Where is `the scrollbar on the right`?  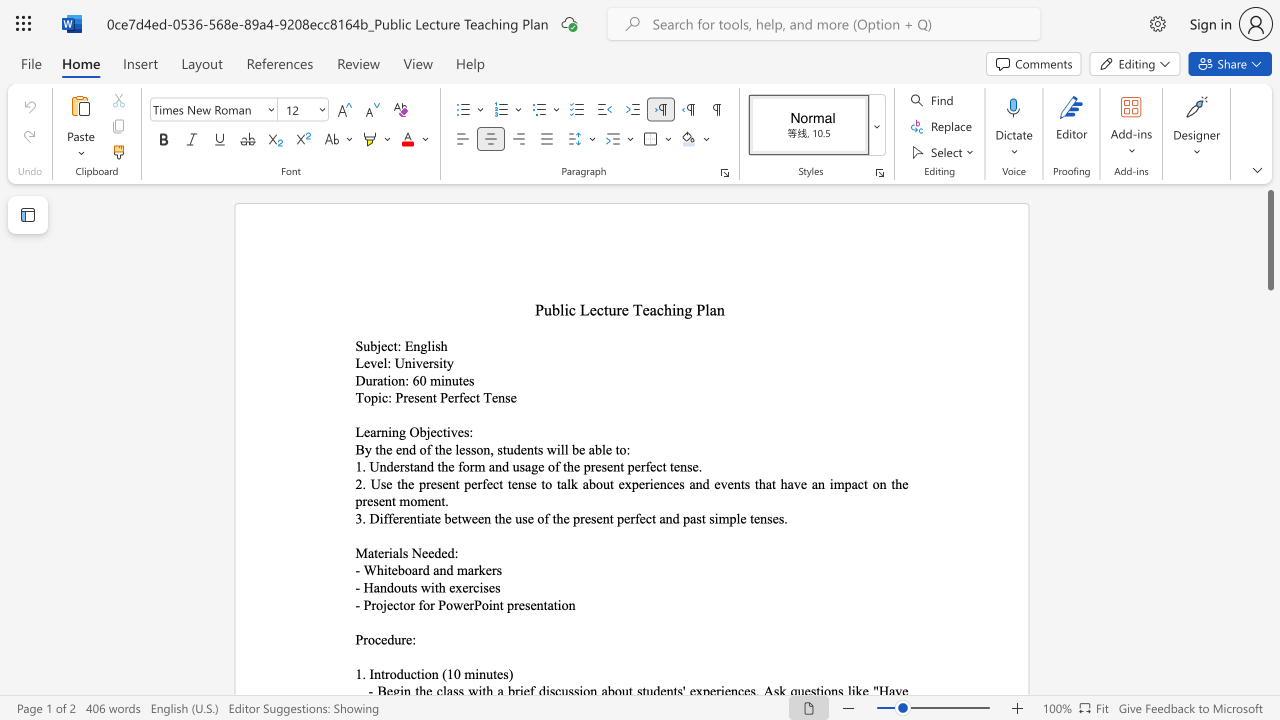
the scrollbar on the right is located at coordinates (1269, 348).